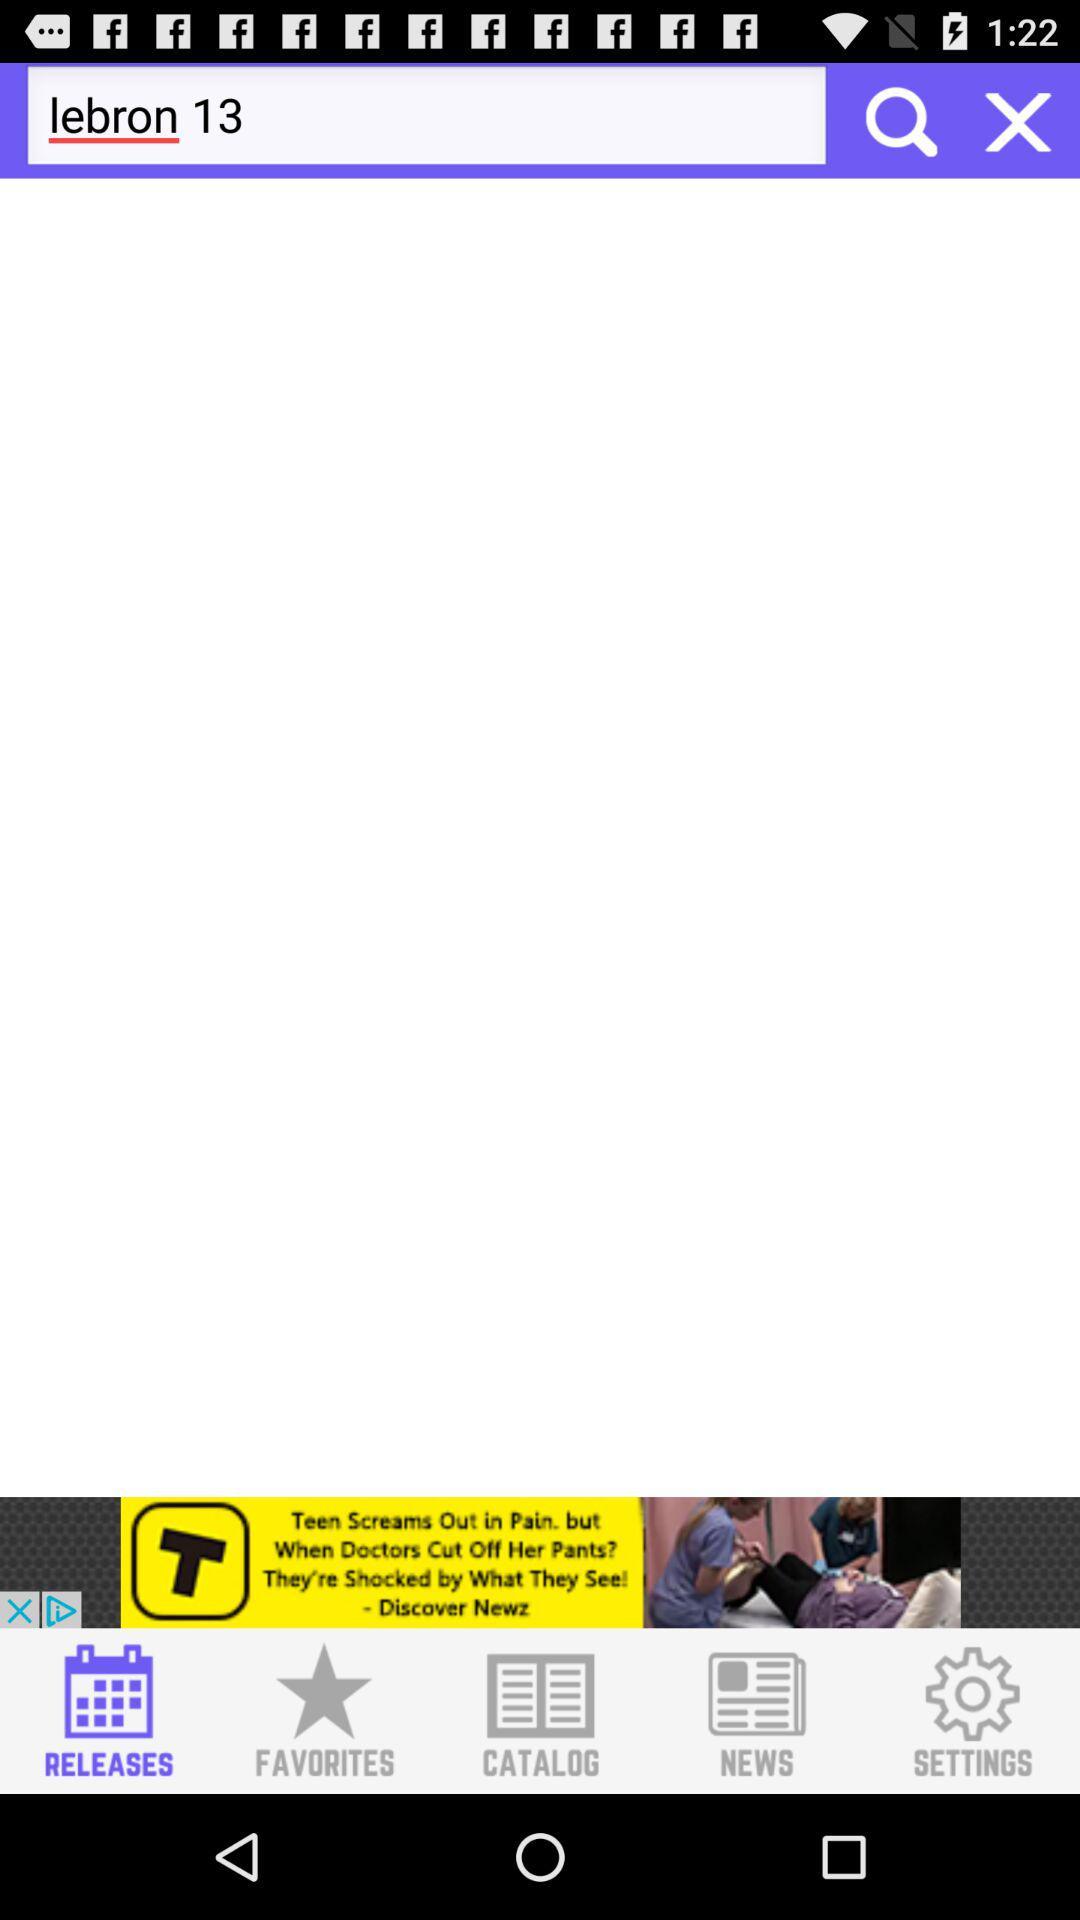 The height and width of the screenshot is (1920, 1080). Describe the element at coordinates (971, 1831) in the screenshot. I see `the settings icon` at that location.